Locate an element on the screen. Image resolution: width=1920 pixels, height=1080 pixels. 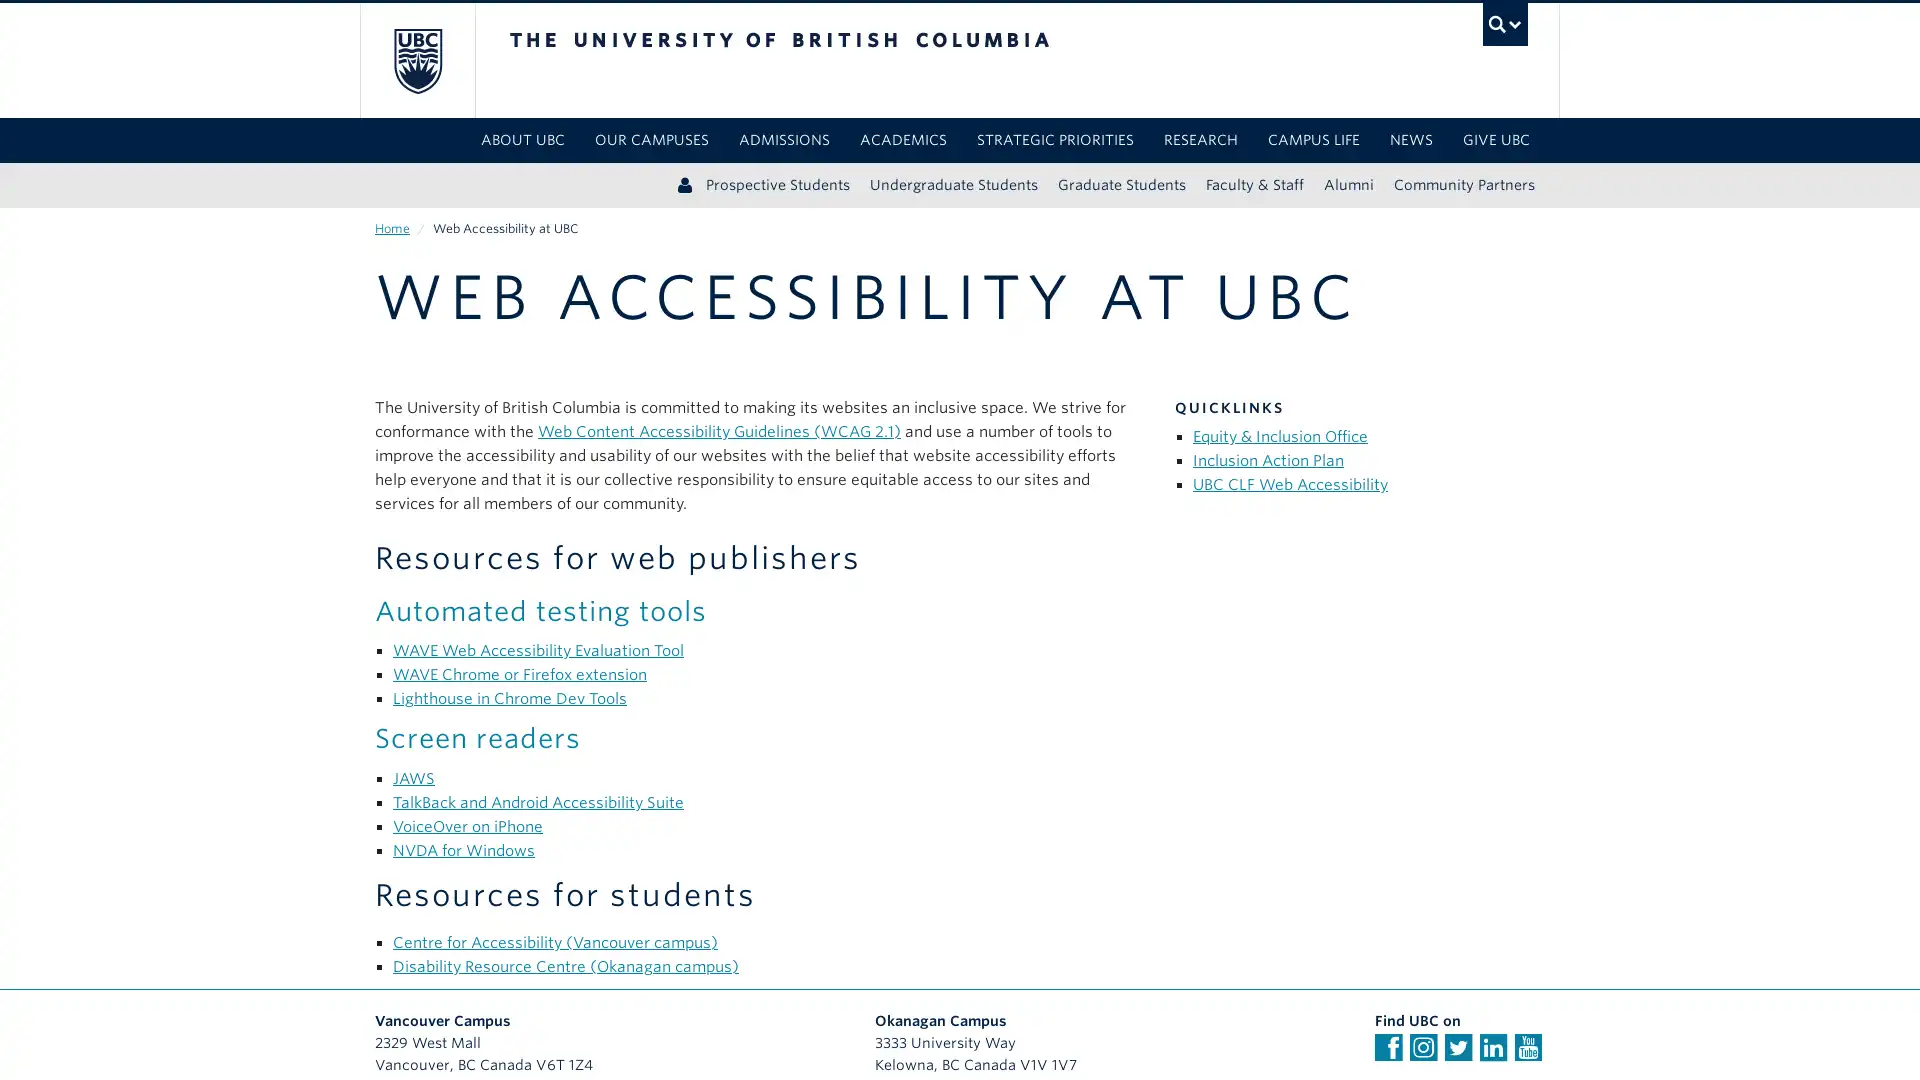
search trigger is located at coordinates (1504, 24).